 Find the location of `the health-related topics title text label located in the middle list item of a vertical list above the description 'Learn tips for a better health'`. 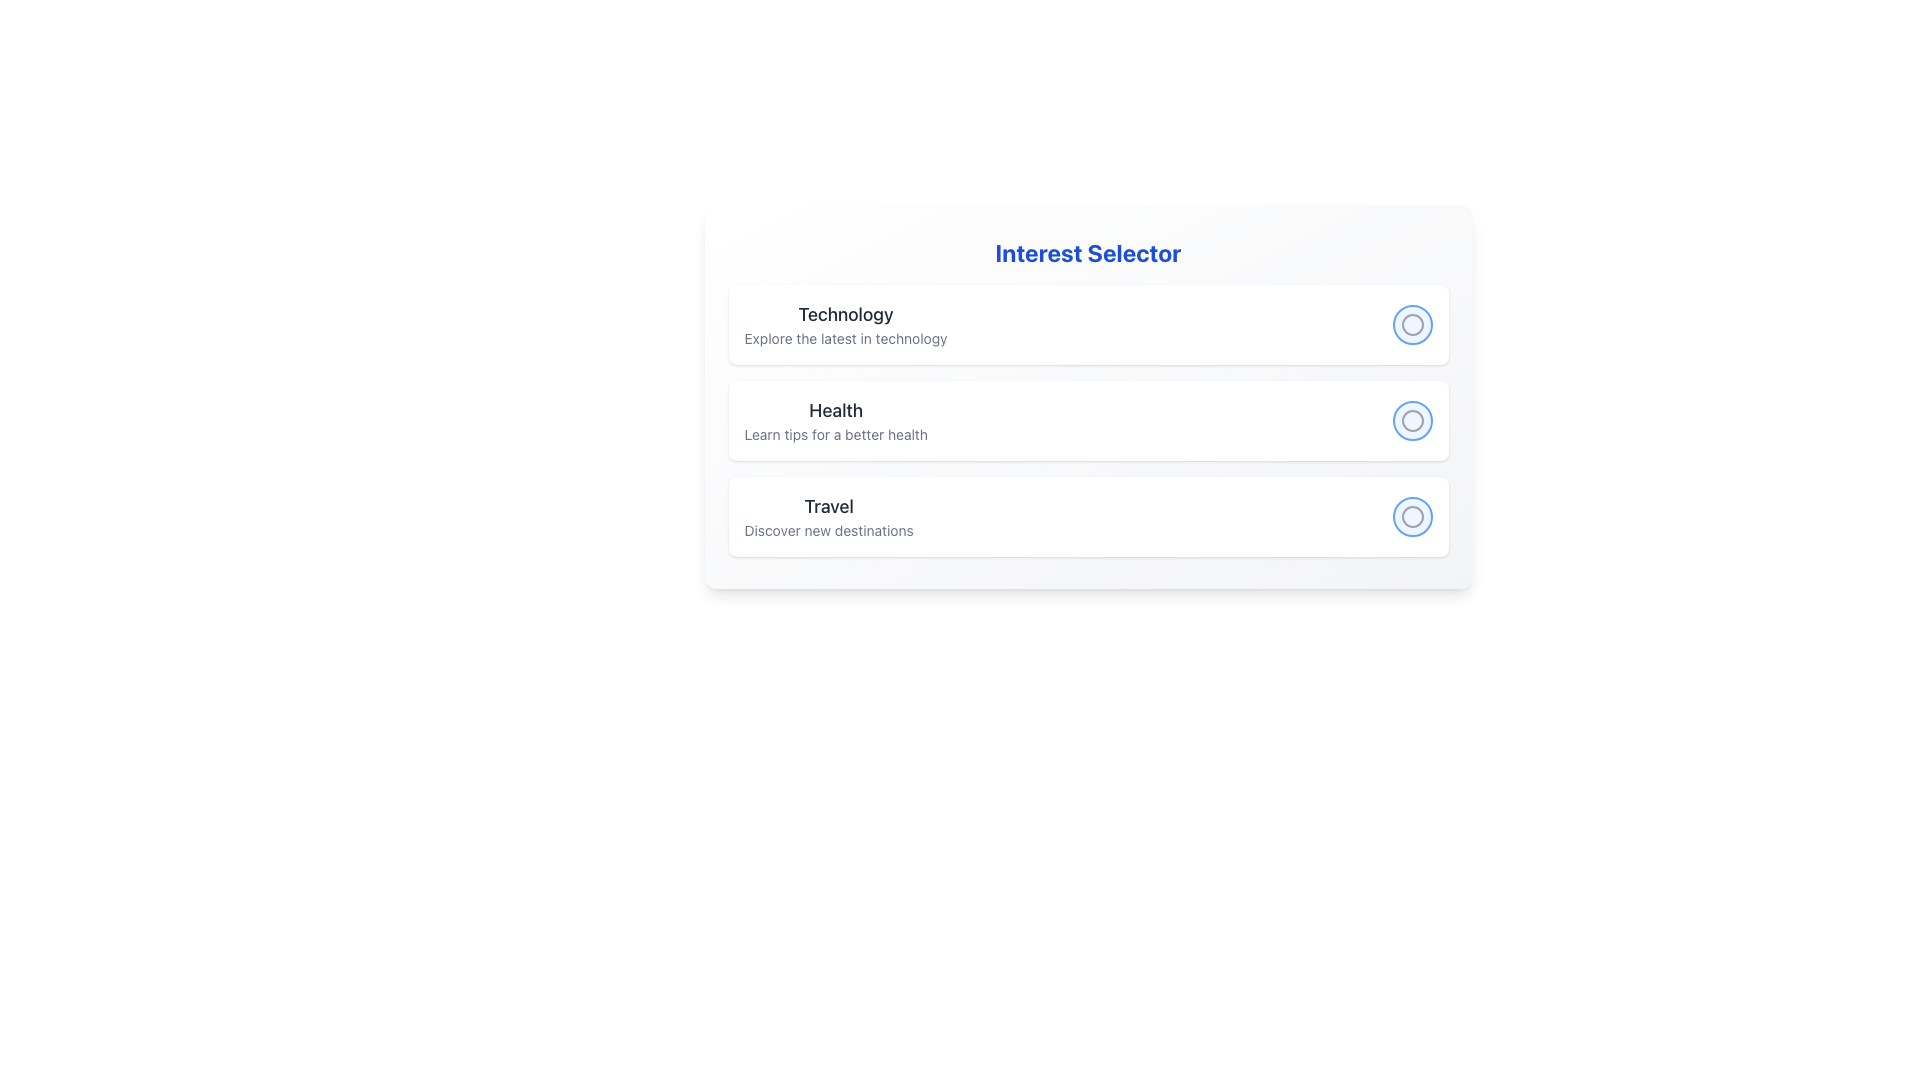

the health-related topics title text label located in the middle list item of a vertical list above the description 'Learn tips for a better health' is located at coordinates (836, 410).